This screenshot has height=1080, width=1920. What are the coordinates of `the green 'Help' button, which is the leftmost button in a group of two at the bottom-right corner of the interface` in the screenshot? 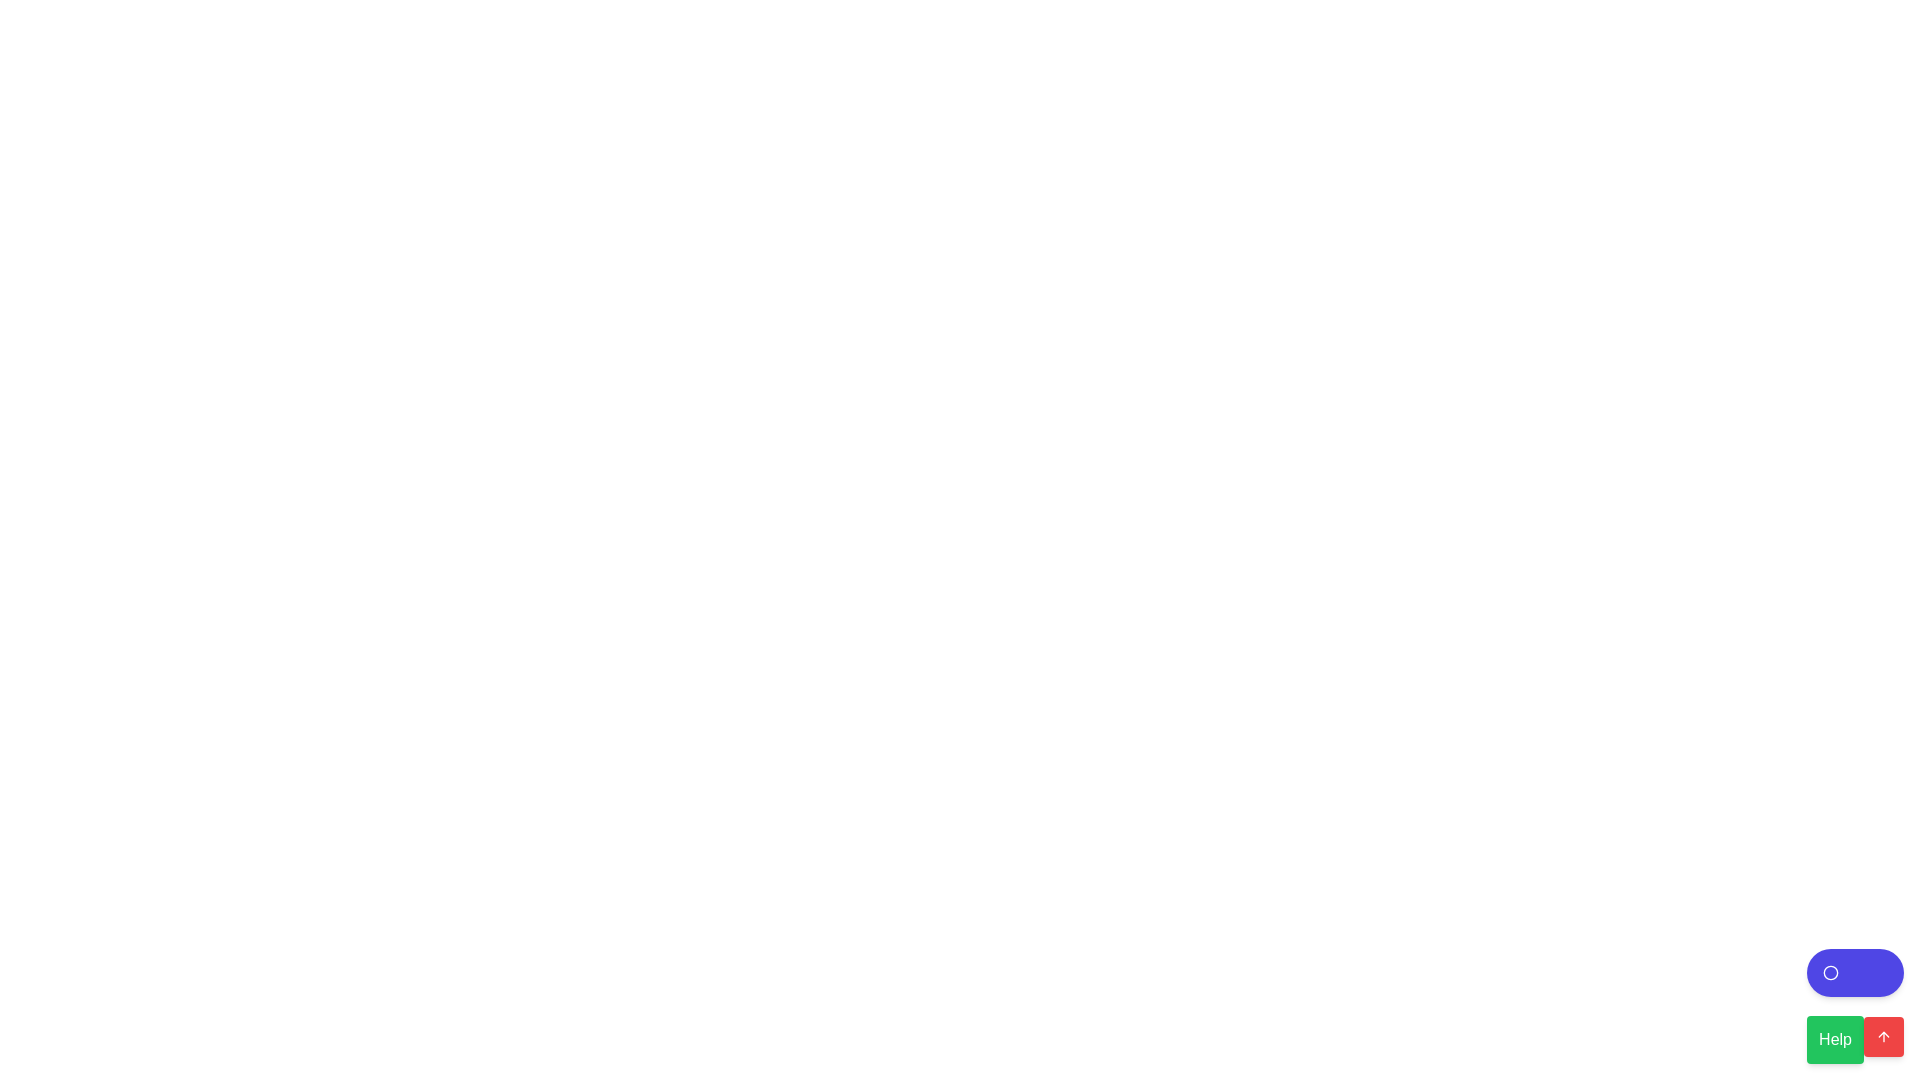 It's located at (1854, 1035).